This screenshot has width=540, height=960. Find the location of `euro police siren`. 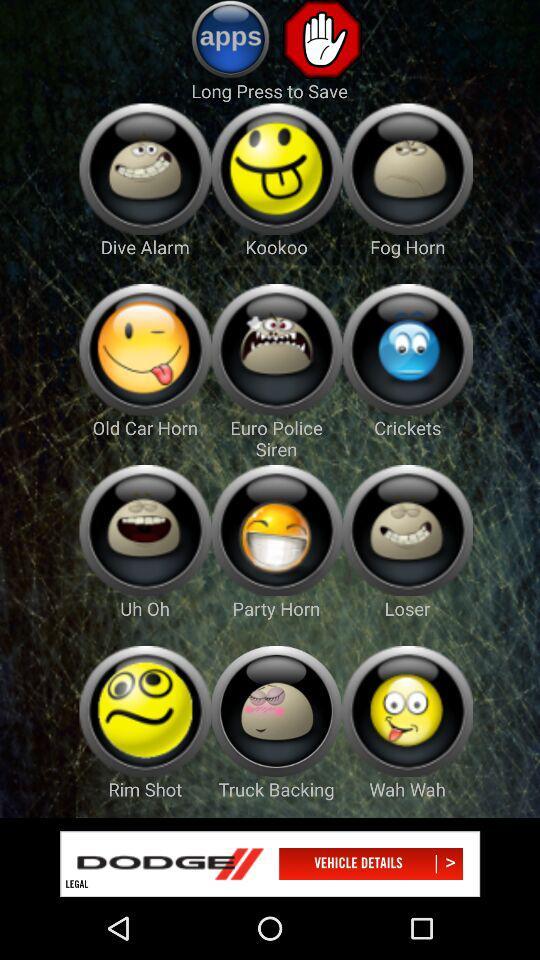

euro police siren is located at coordinates (275, 349).